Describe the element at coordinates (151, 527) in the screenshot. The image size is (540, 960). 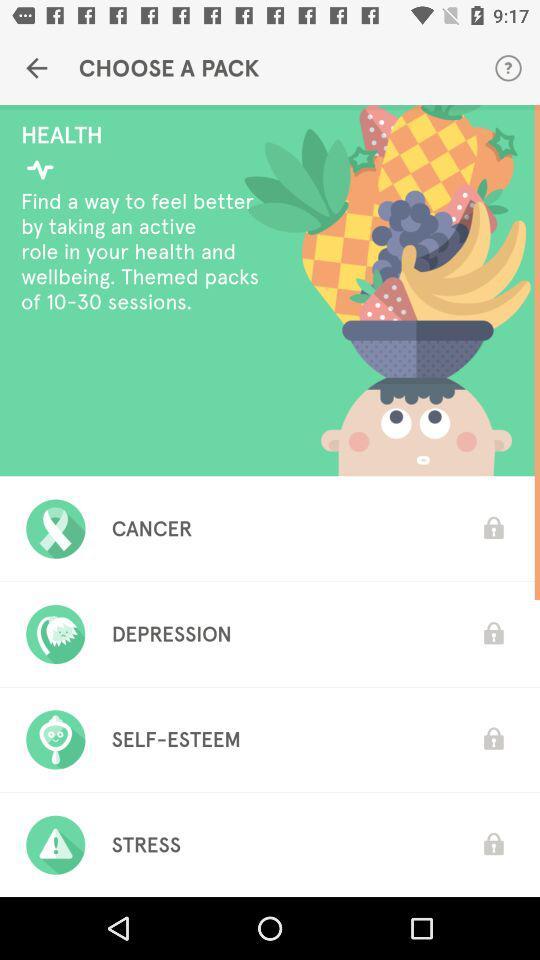
I see `icon above depression item` at that location.